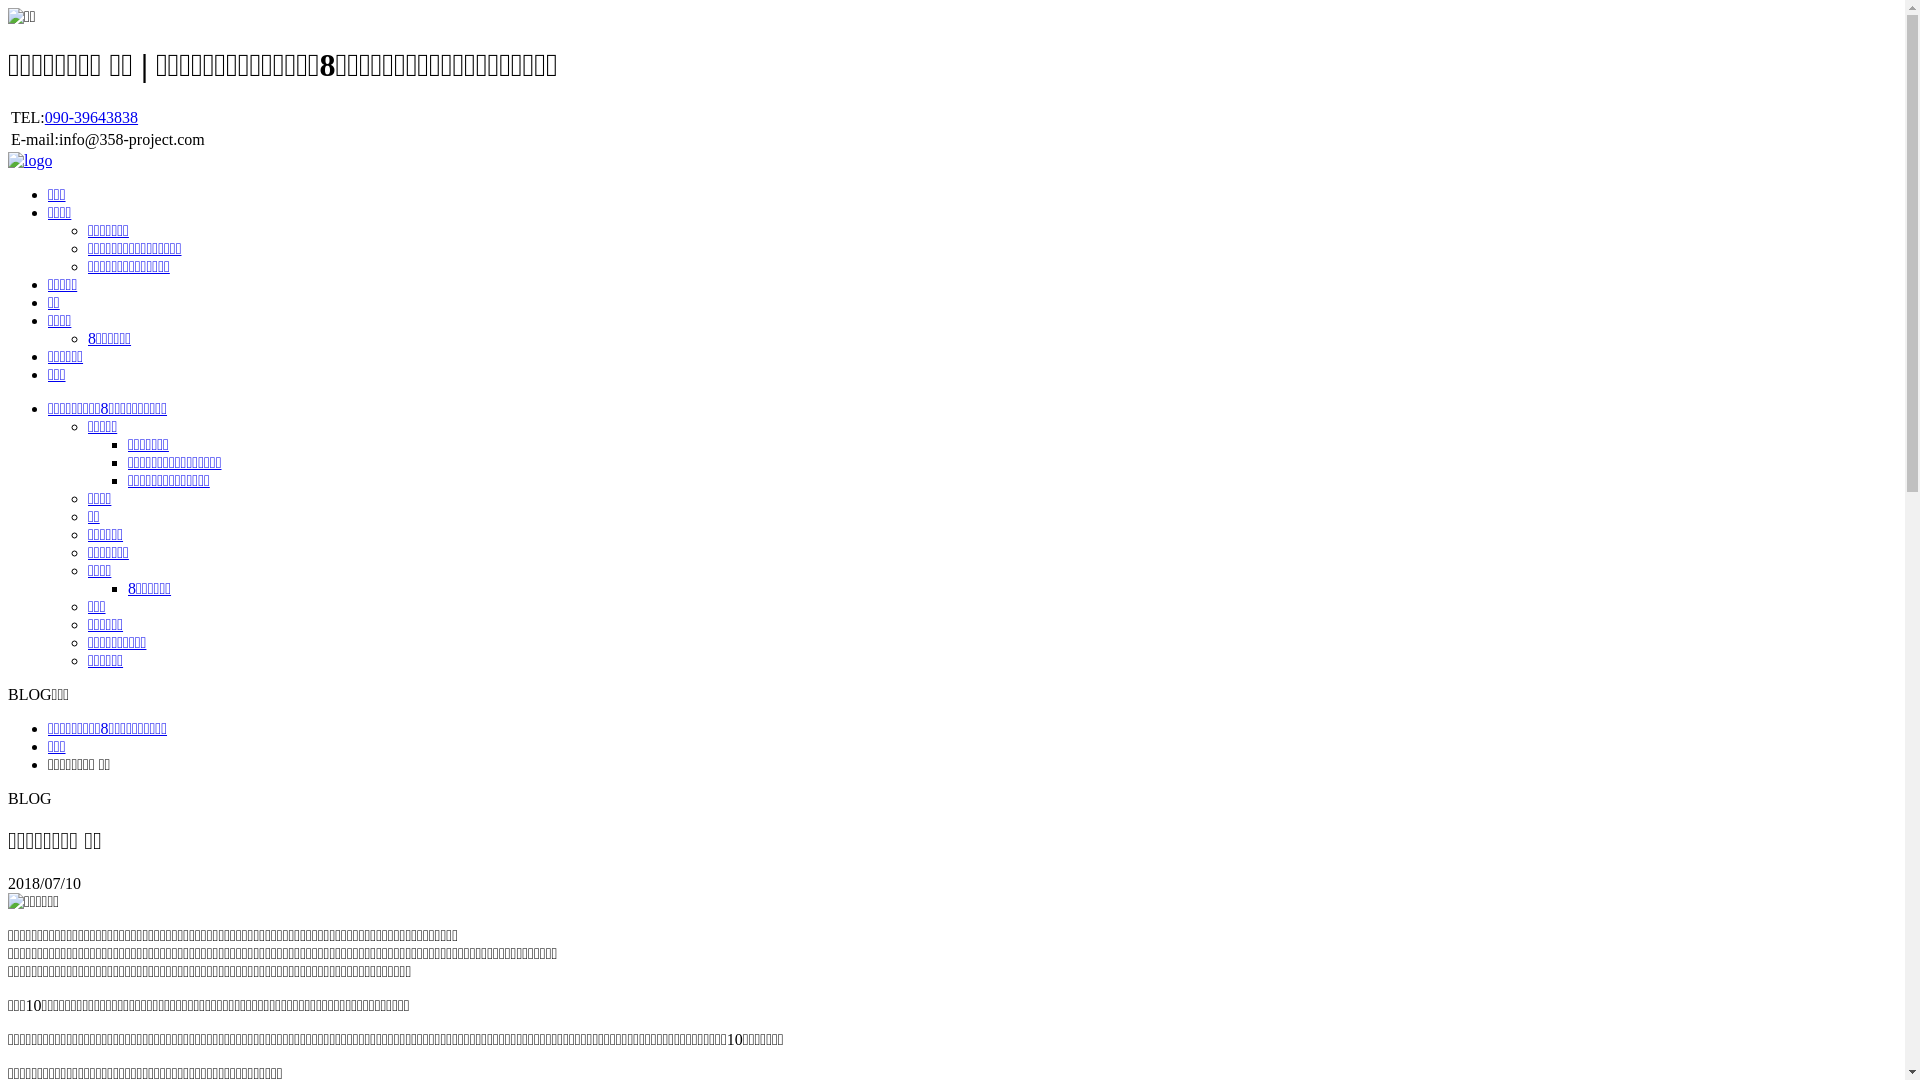 The width and height of the screenshot is (1920, 1080). Describe the element at coordinates (44, 117) in the screenshot. I see `'090-39643838'` at that location.